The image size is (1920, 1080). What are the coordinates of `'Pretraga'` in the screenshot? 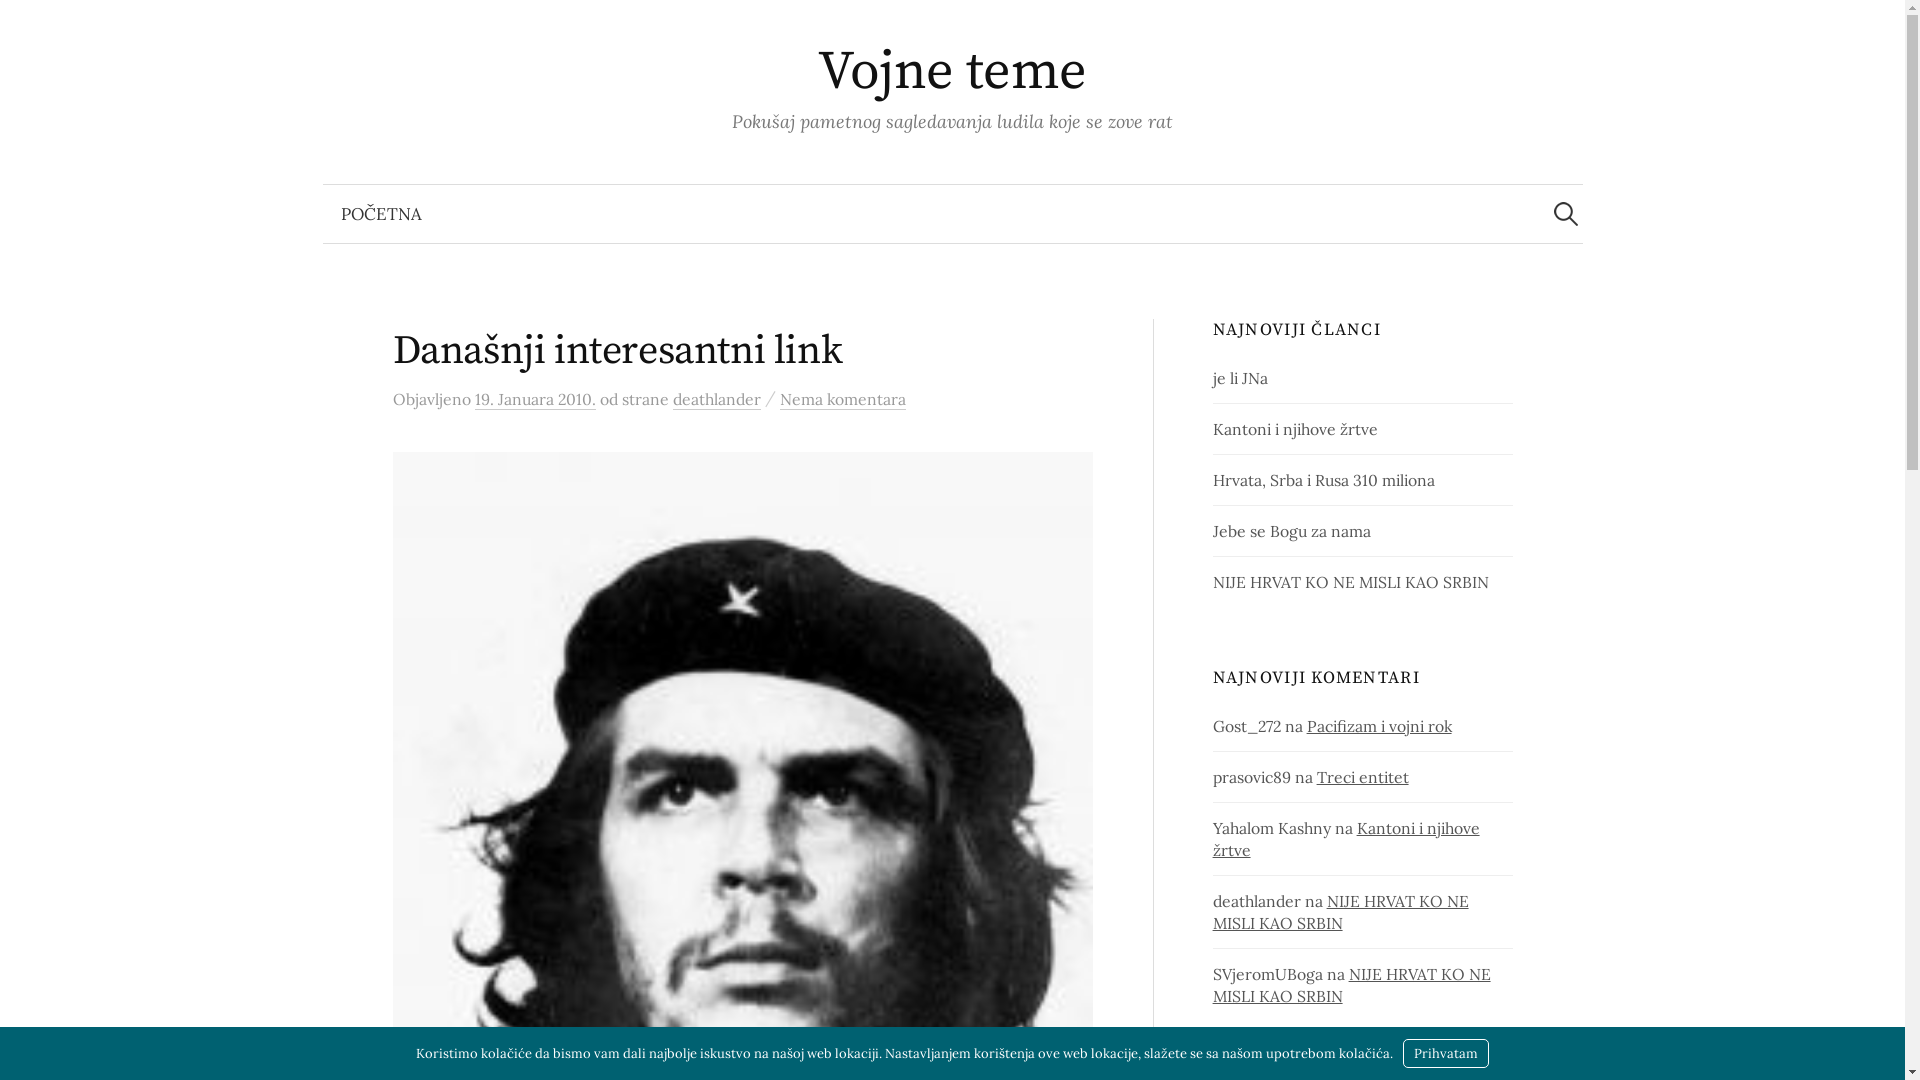 It's located at (24, 24).